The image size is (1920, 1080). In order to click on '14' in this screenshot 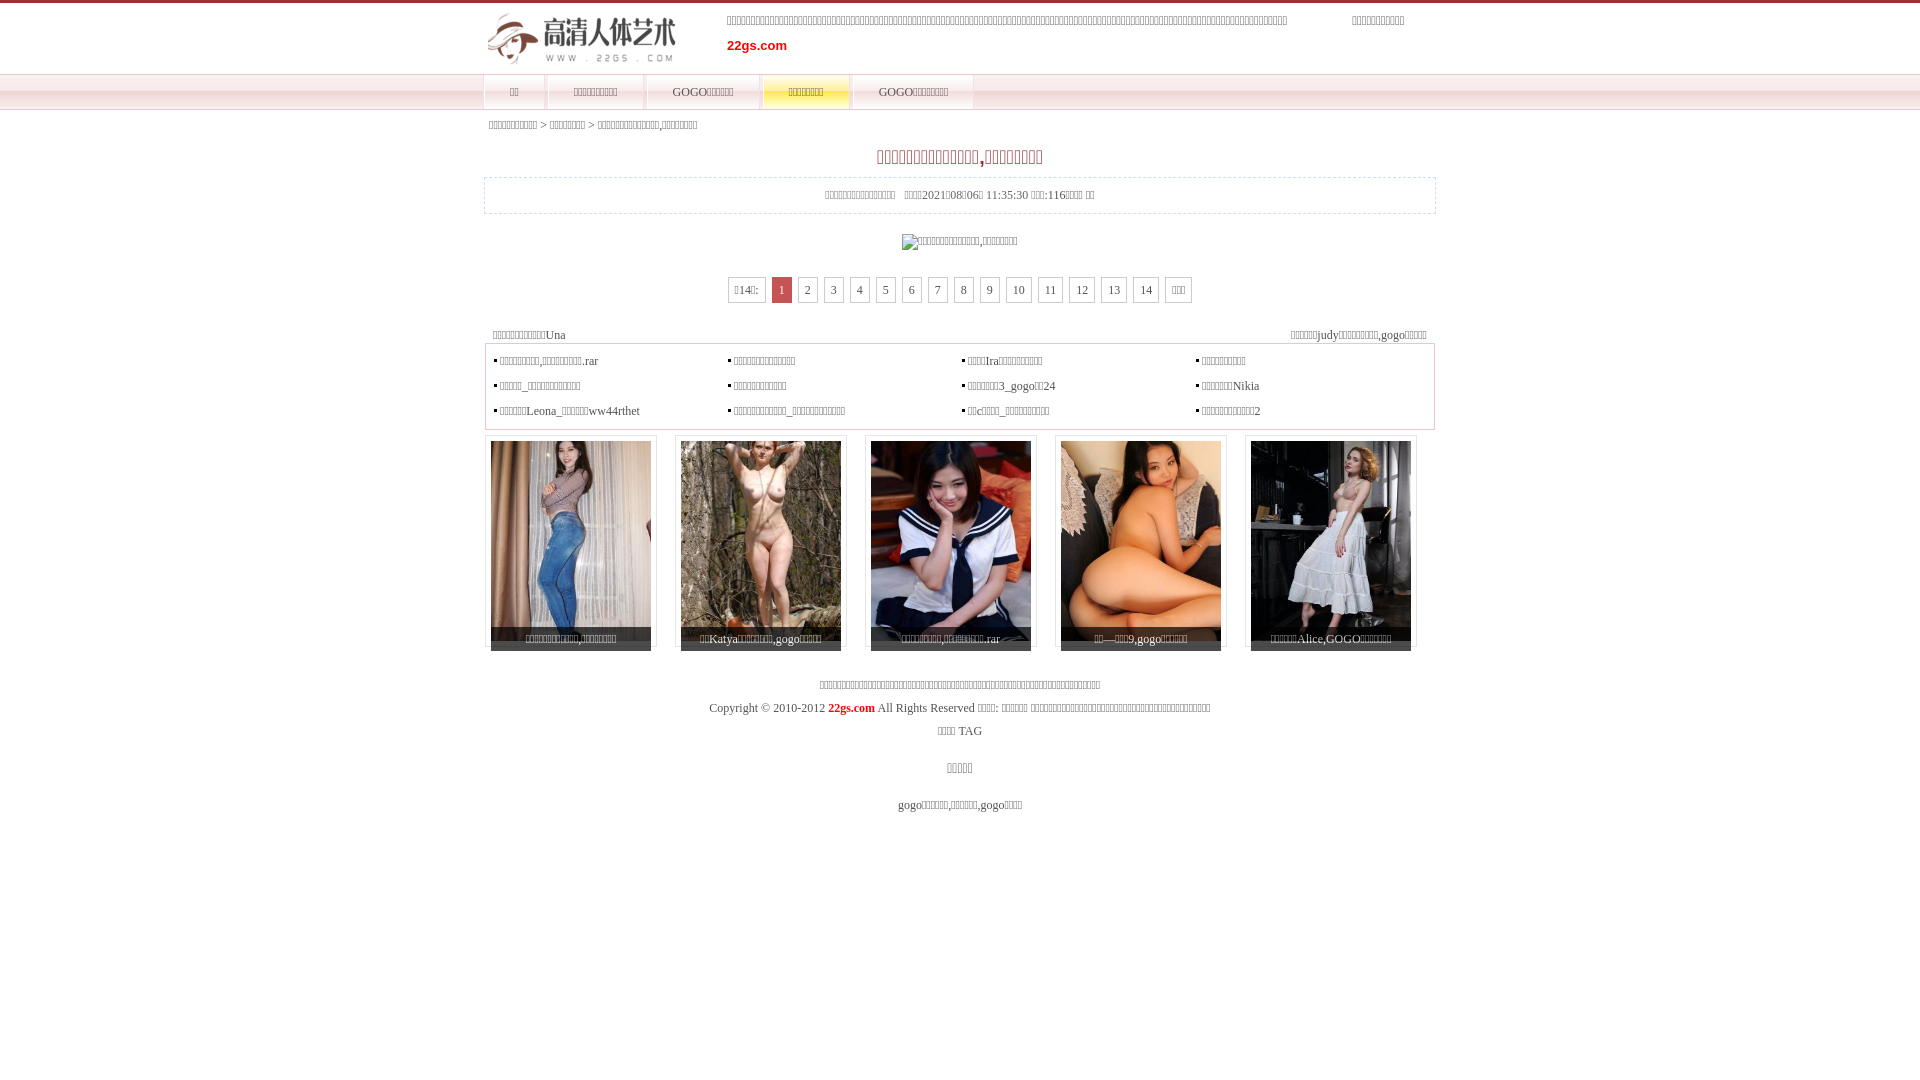, I will do `click(1132, 289)`.